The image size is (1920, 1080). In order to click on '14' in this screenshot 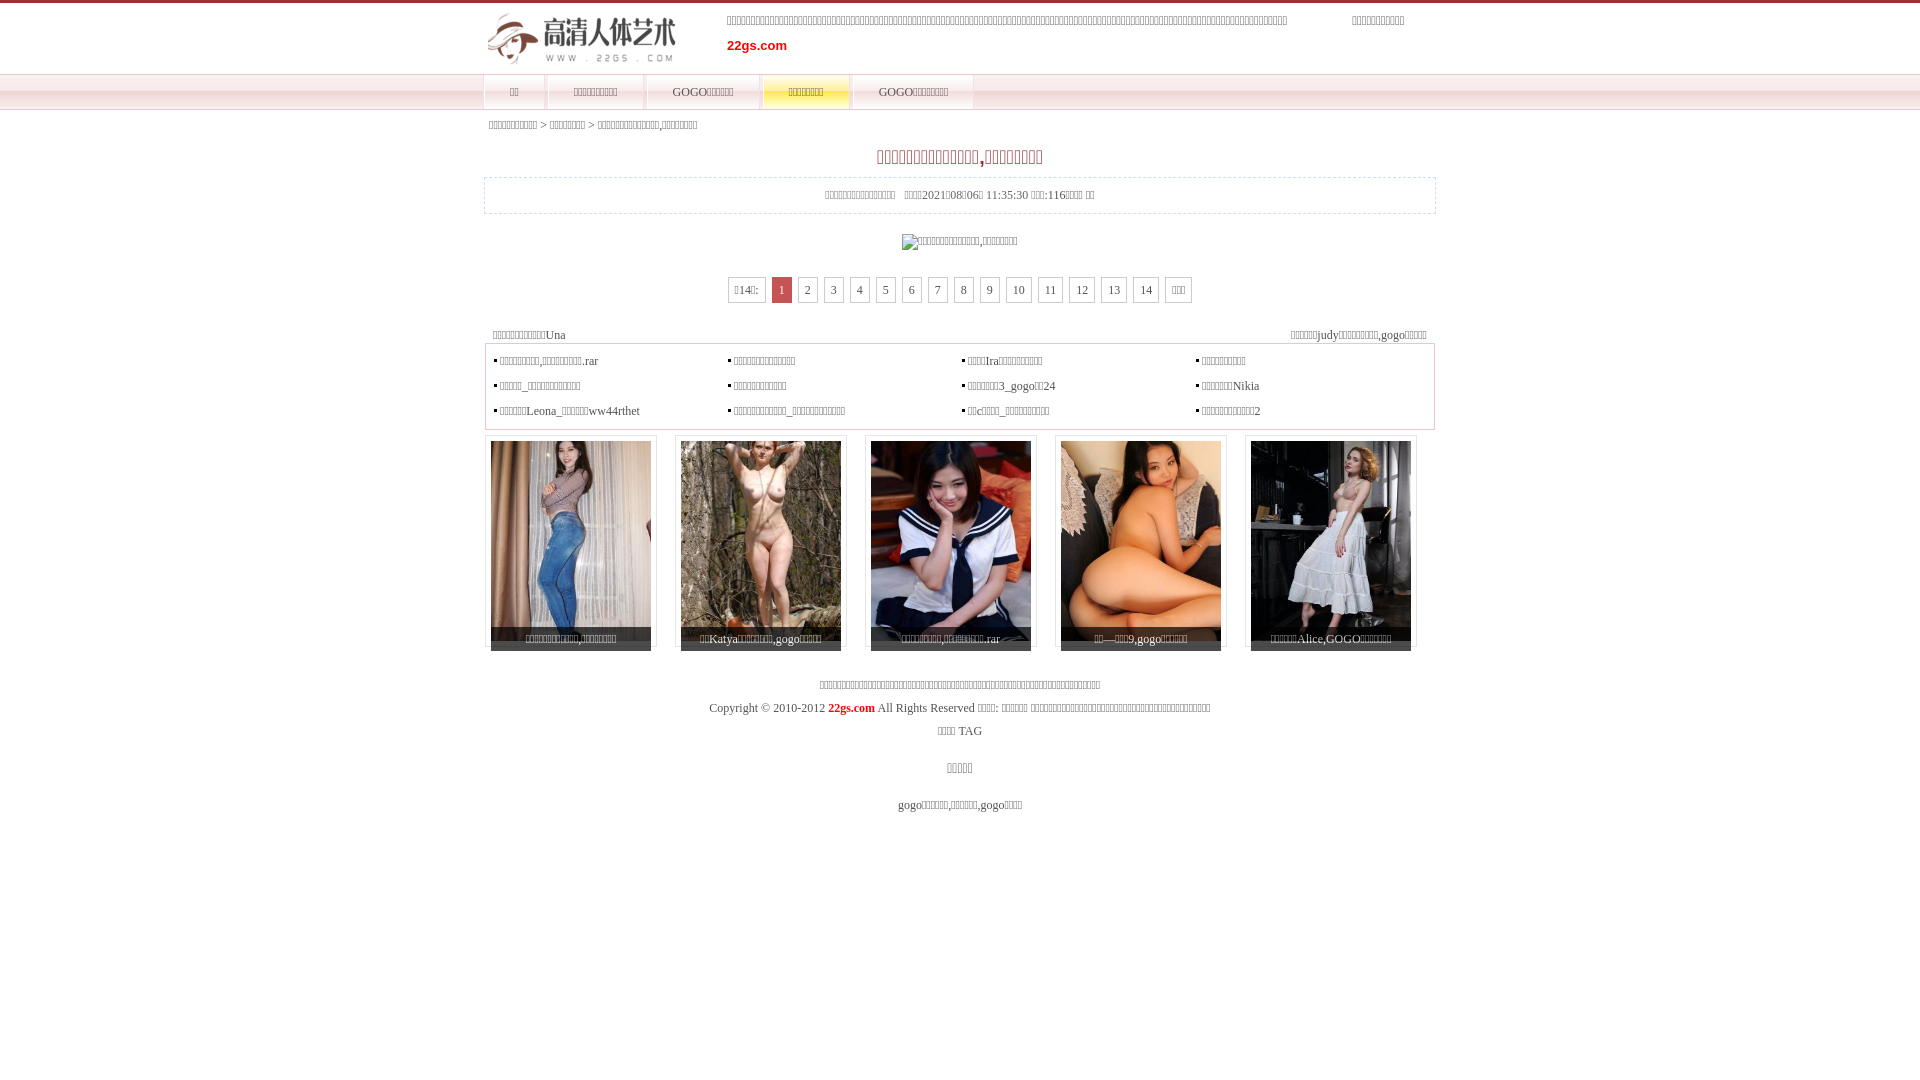, I will do `click(1132, 289)`.